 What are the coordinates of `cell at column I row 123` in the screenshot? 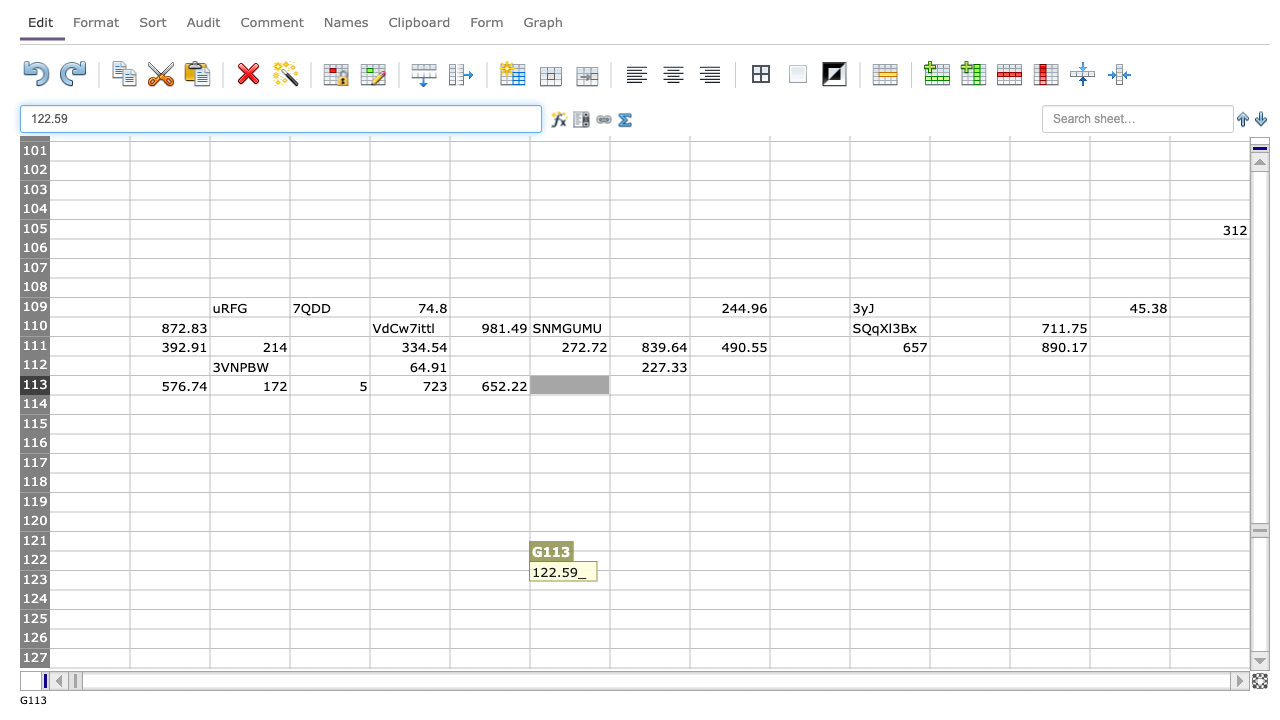 It's located at (728, 580).